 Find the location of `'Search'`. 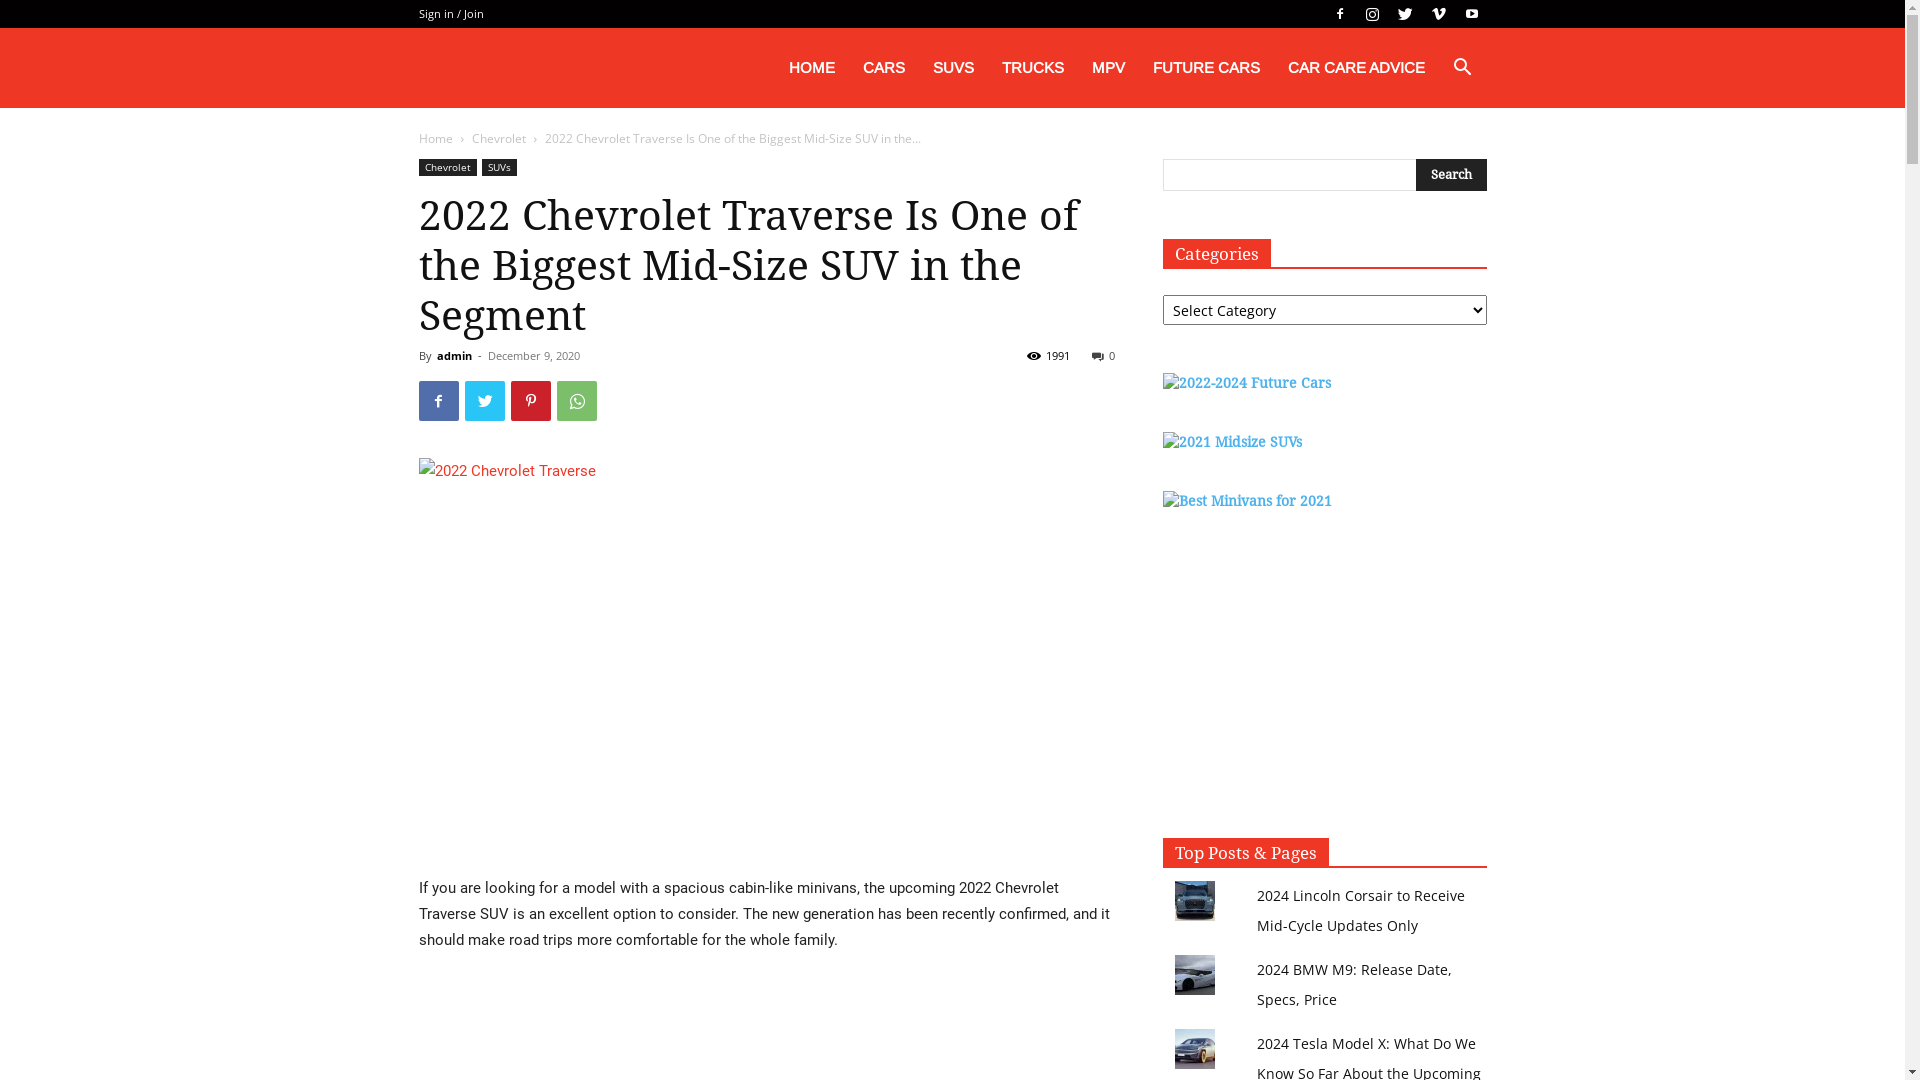

'Search' is located at coordinates (1430, 163).